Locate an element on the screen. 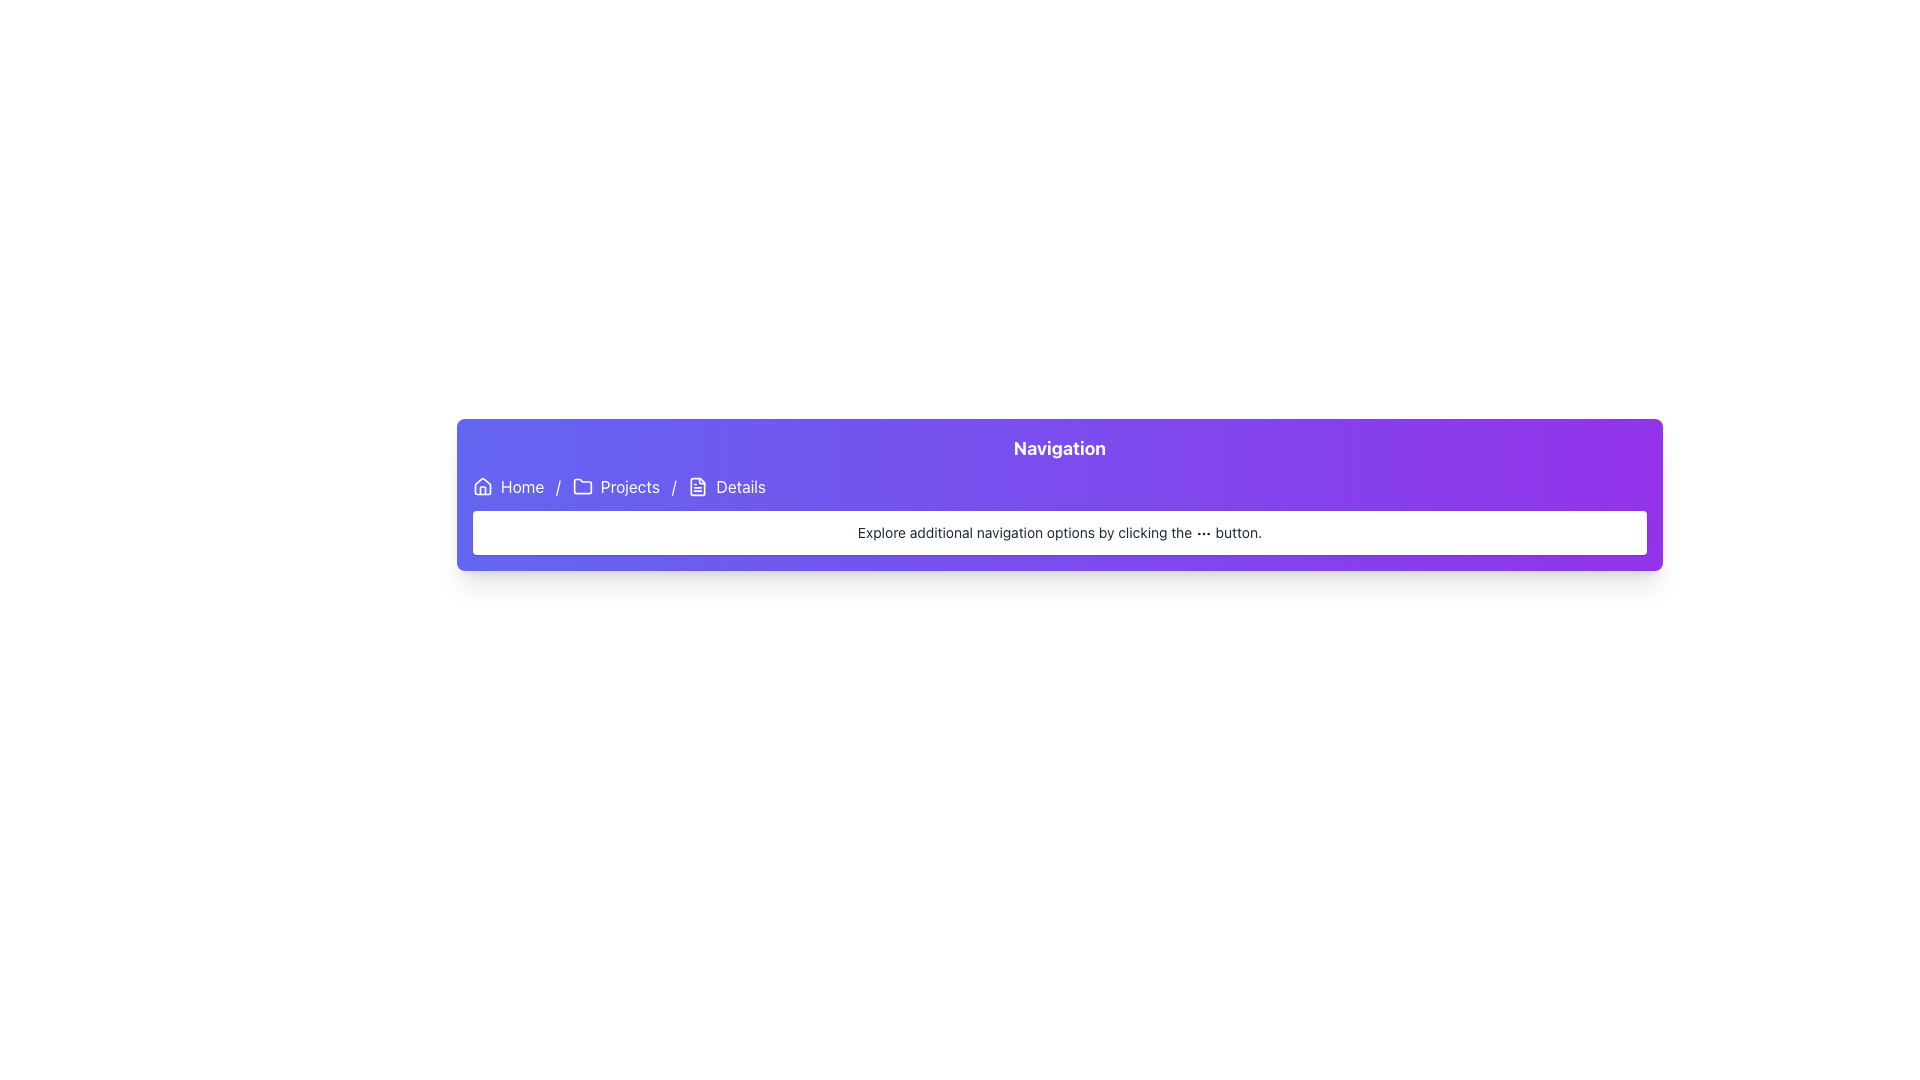  the forward slash (/) separator in the breadcrumb navigation bar that separates 'Projects' and 'Details' with a purple background is located at coordinates (674, 486).